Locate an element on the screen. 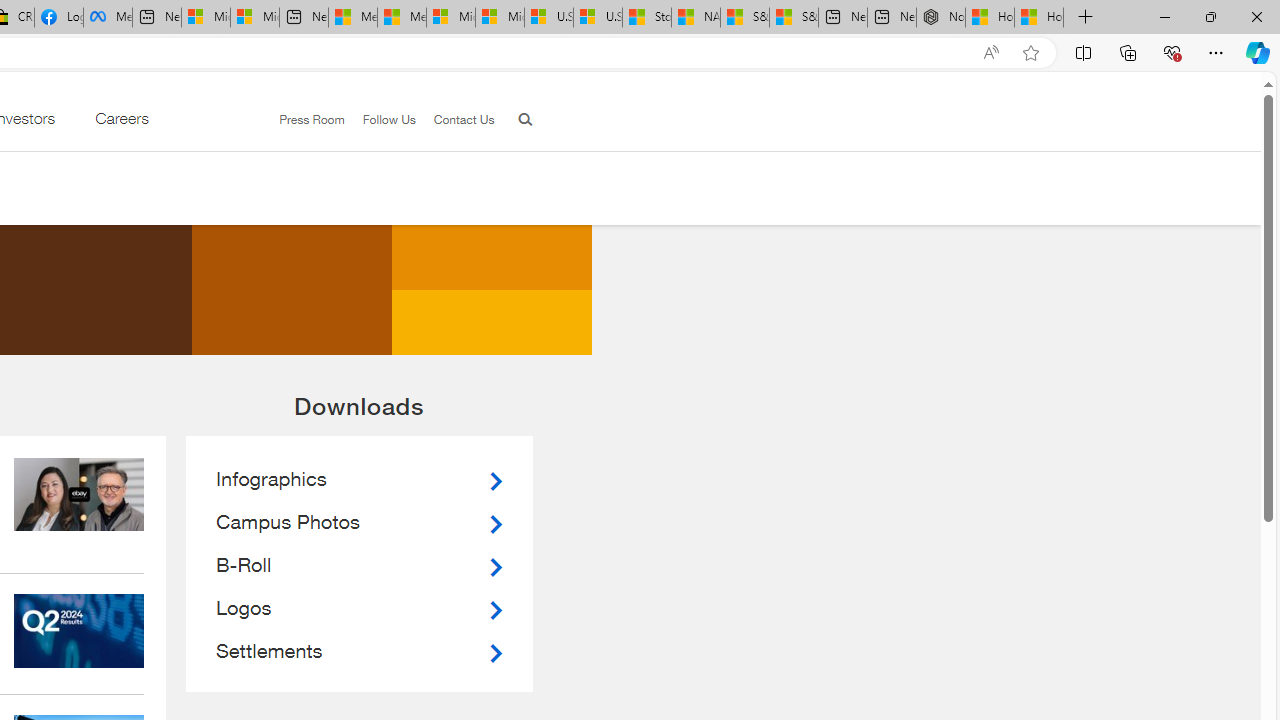 Image resolution: width=1280 pixels, height=720 pixels. 'S&P 500, Nasdaq end lower, weighed by Nvidia dip | Watch' is located at coordinates (793, 17).